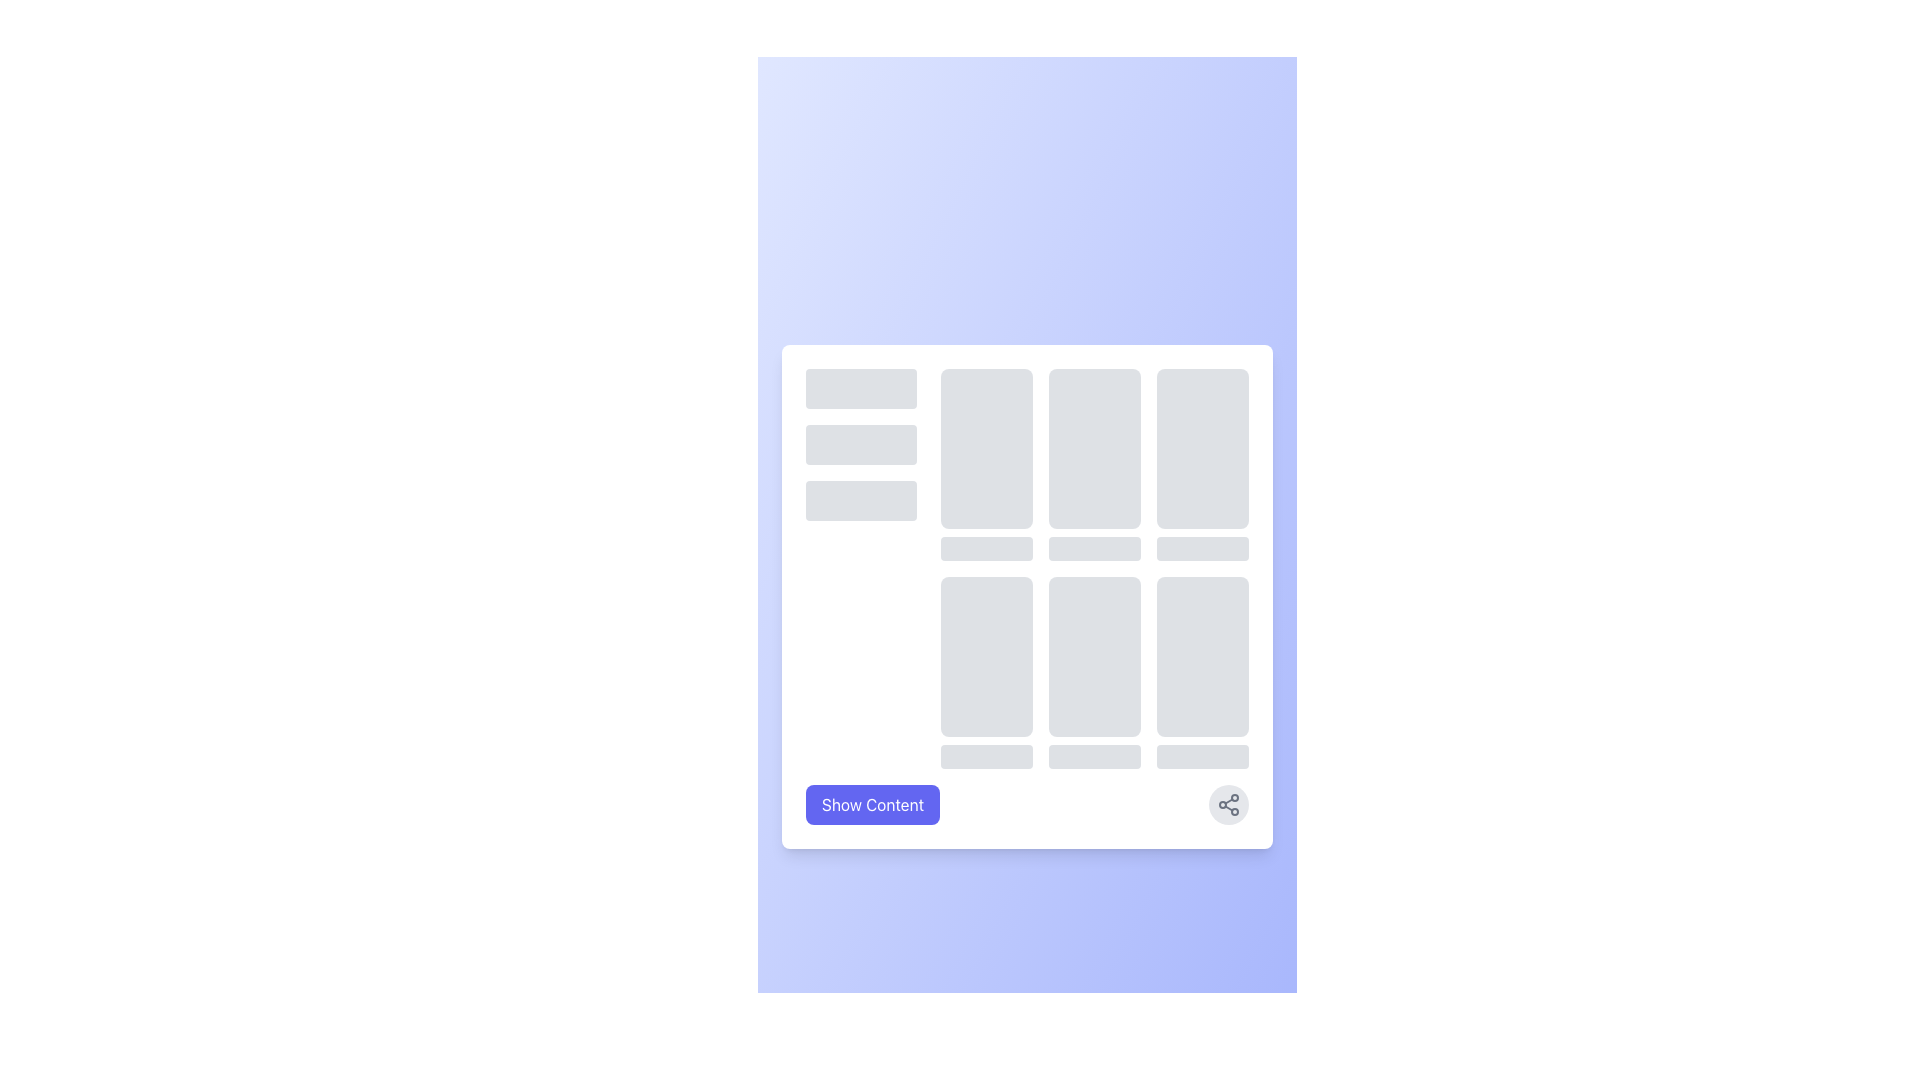 Image resolution: width=1920 pixels, height=1080 pixels. Describe the element at coordinates (1093, 672) in the screenshot. I see `the List item placeholder with two subsections located in the middle column of the second row in the grid layout` at that location.